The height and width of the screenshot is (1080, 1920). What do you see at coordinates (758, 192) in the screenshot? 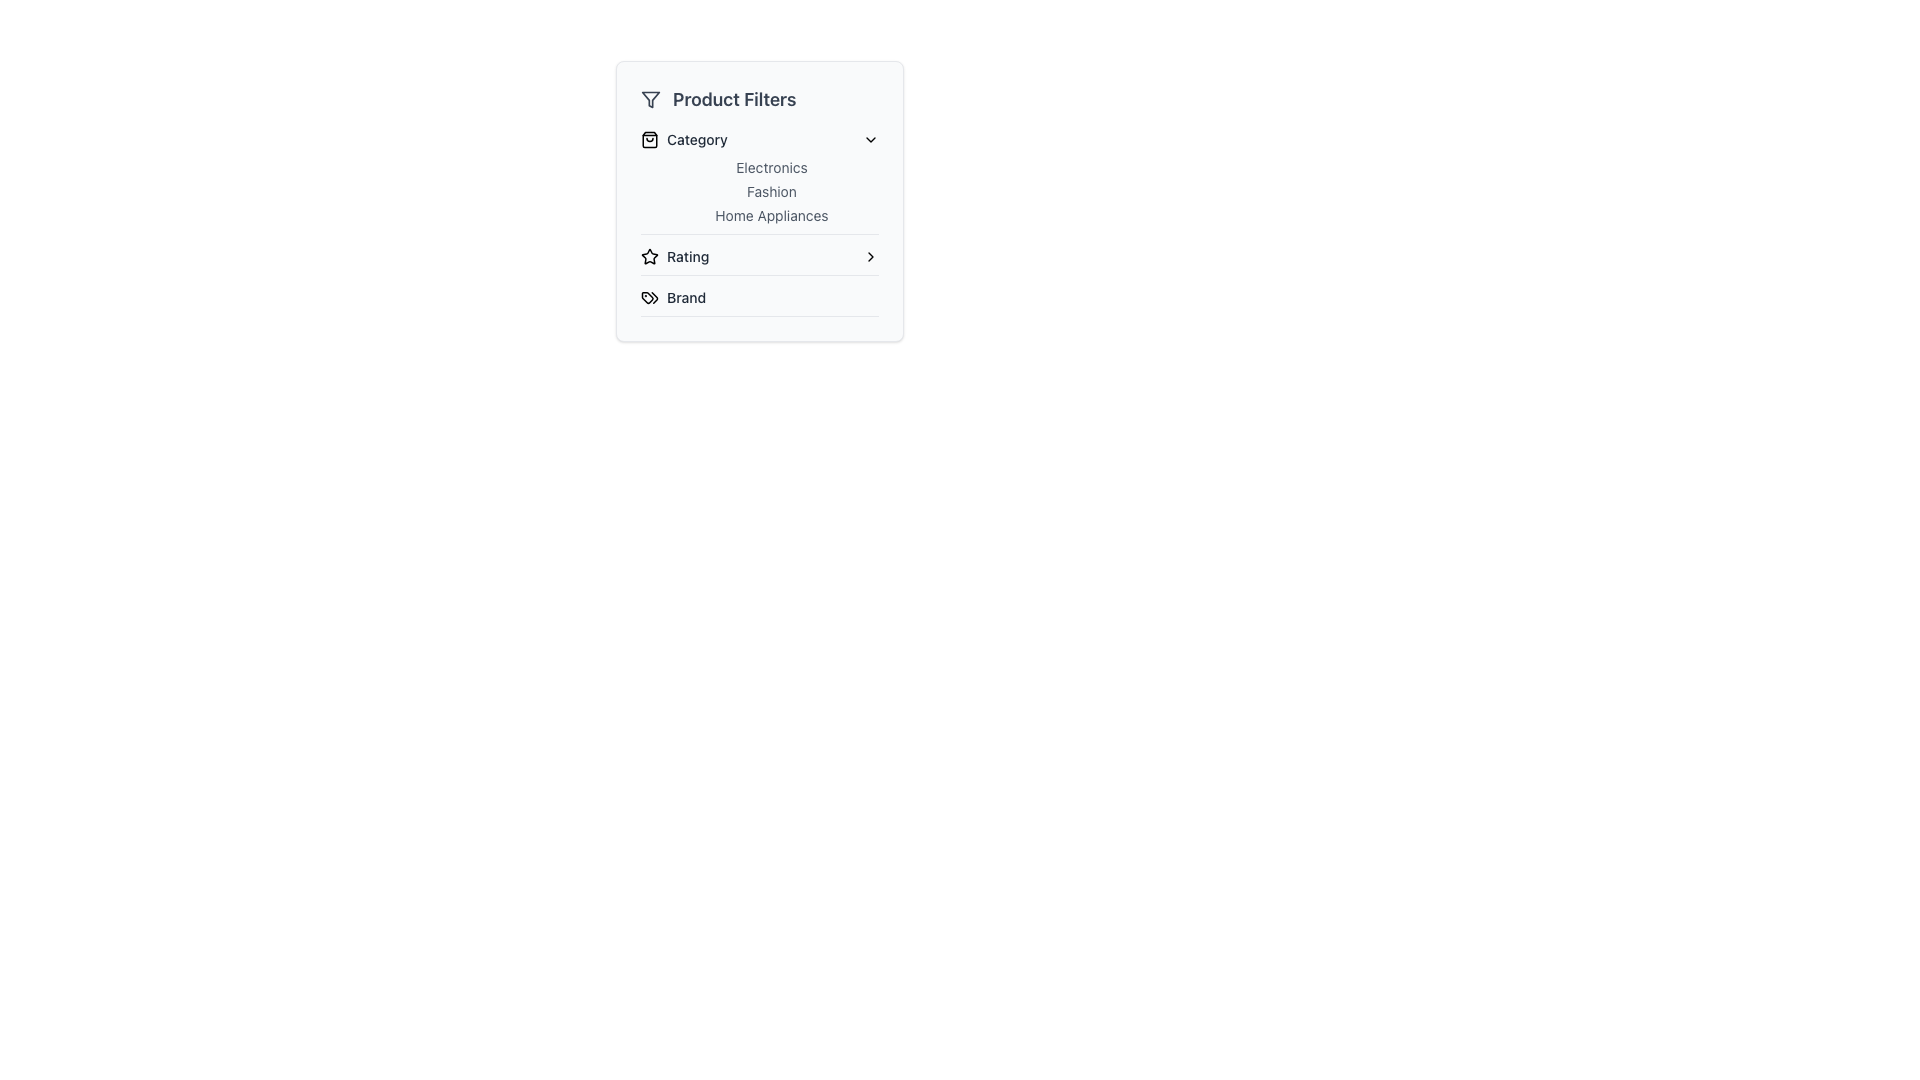
I see `a product category item in the Menu List located under the 'Category' header in the 'Product Filters' vertical menu on the left side of the interface` at bounding box center [758, 192].